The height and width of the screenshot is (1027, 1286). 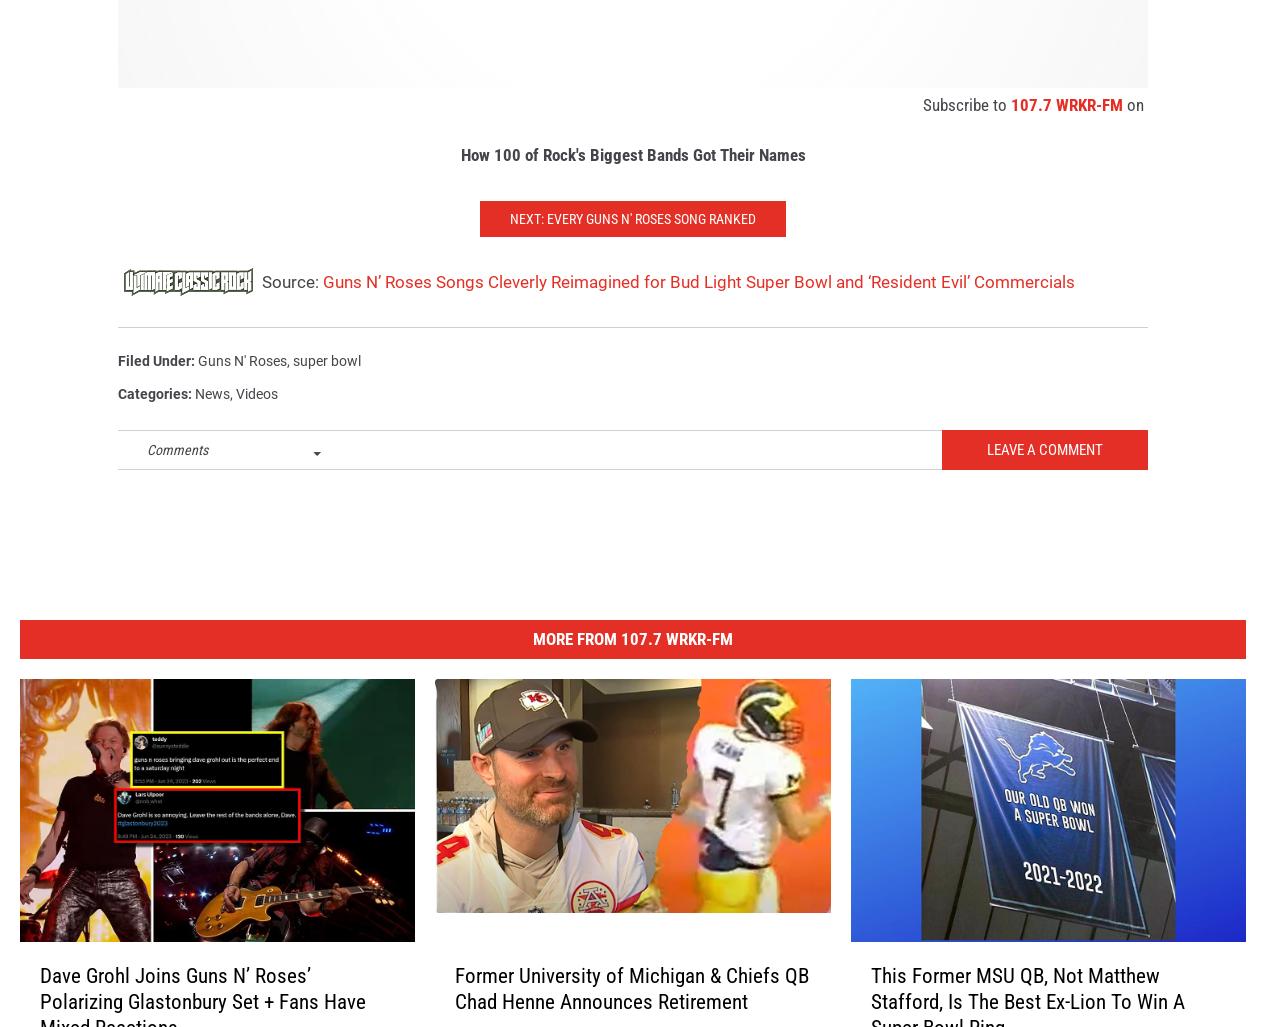 I want to click on '107.7 WRKR-FM', so click(x=1065, y=127).